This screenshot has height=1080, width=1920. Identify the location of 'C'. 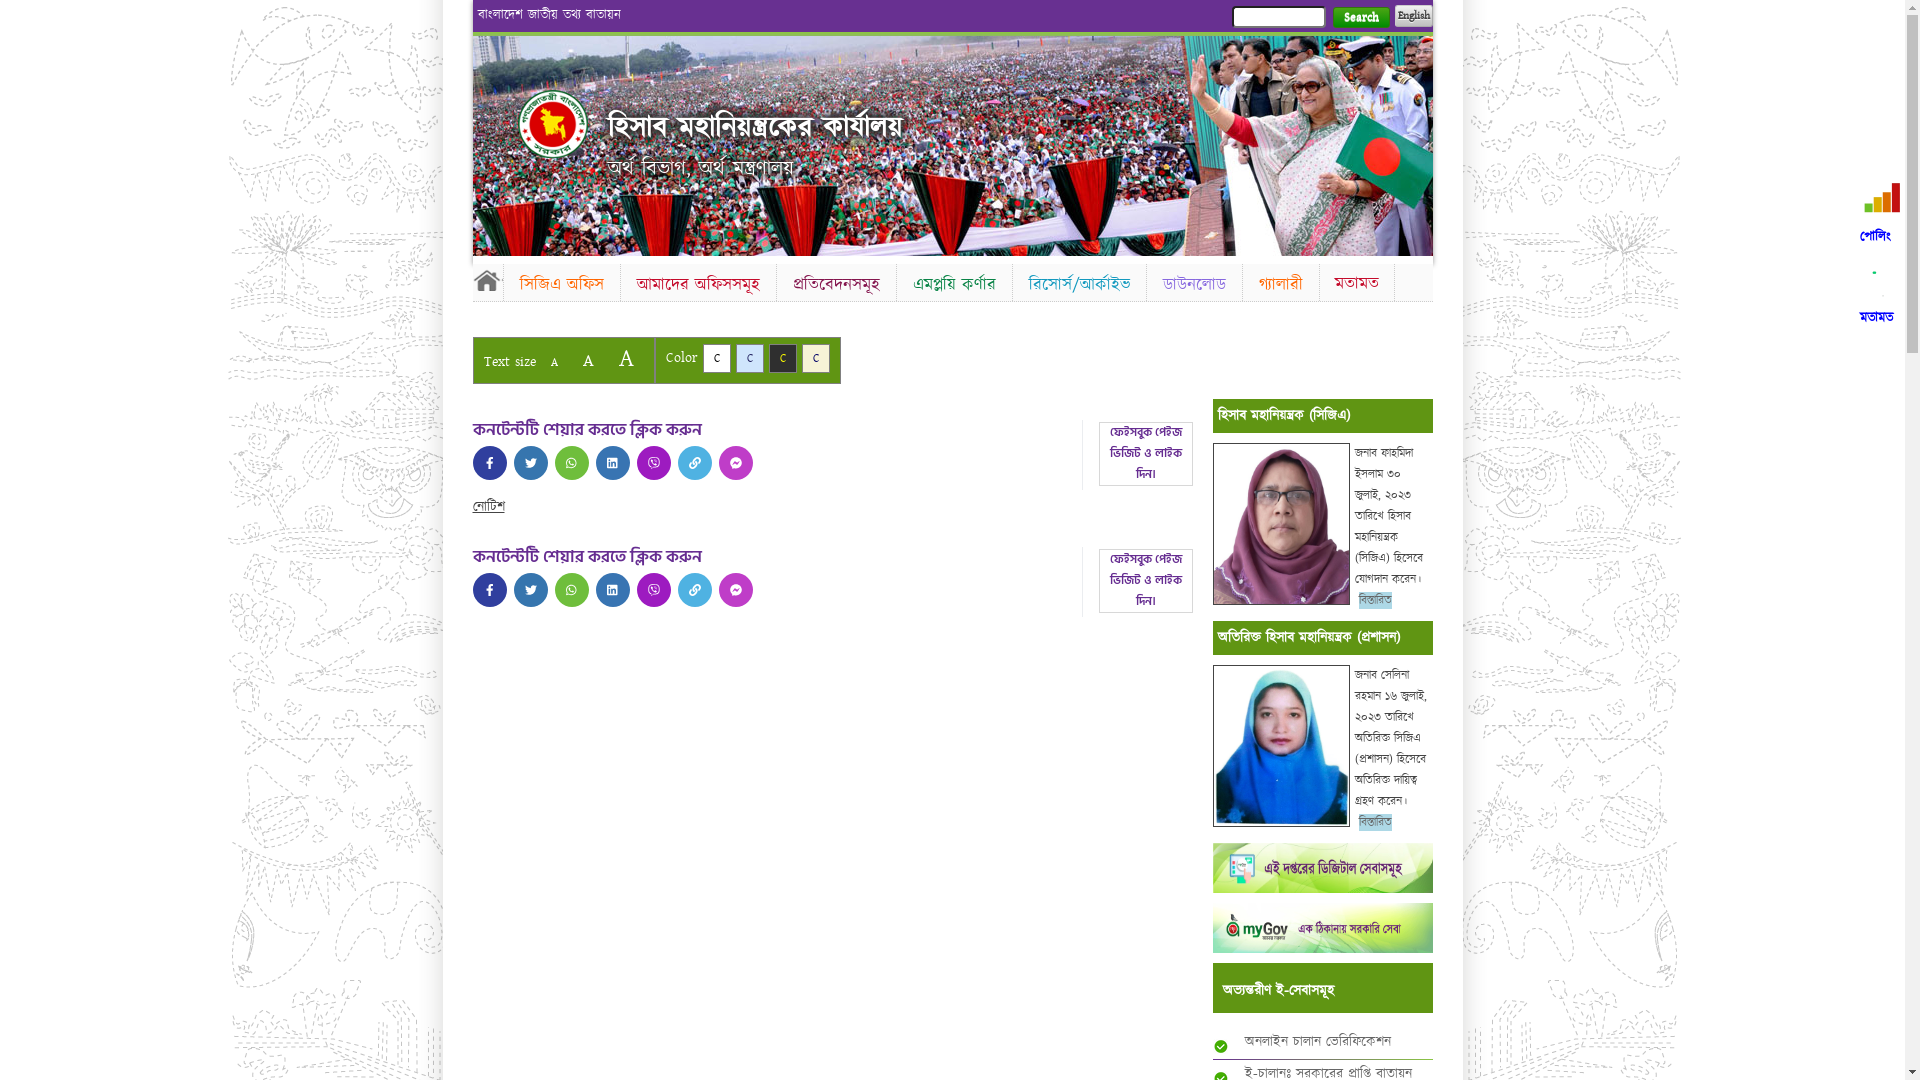
(715, 357).